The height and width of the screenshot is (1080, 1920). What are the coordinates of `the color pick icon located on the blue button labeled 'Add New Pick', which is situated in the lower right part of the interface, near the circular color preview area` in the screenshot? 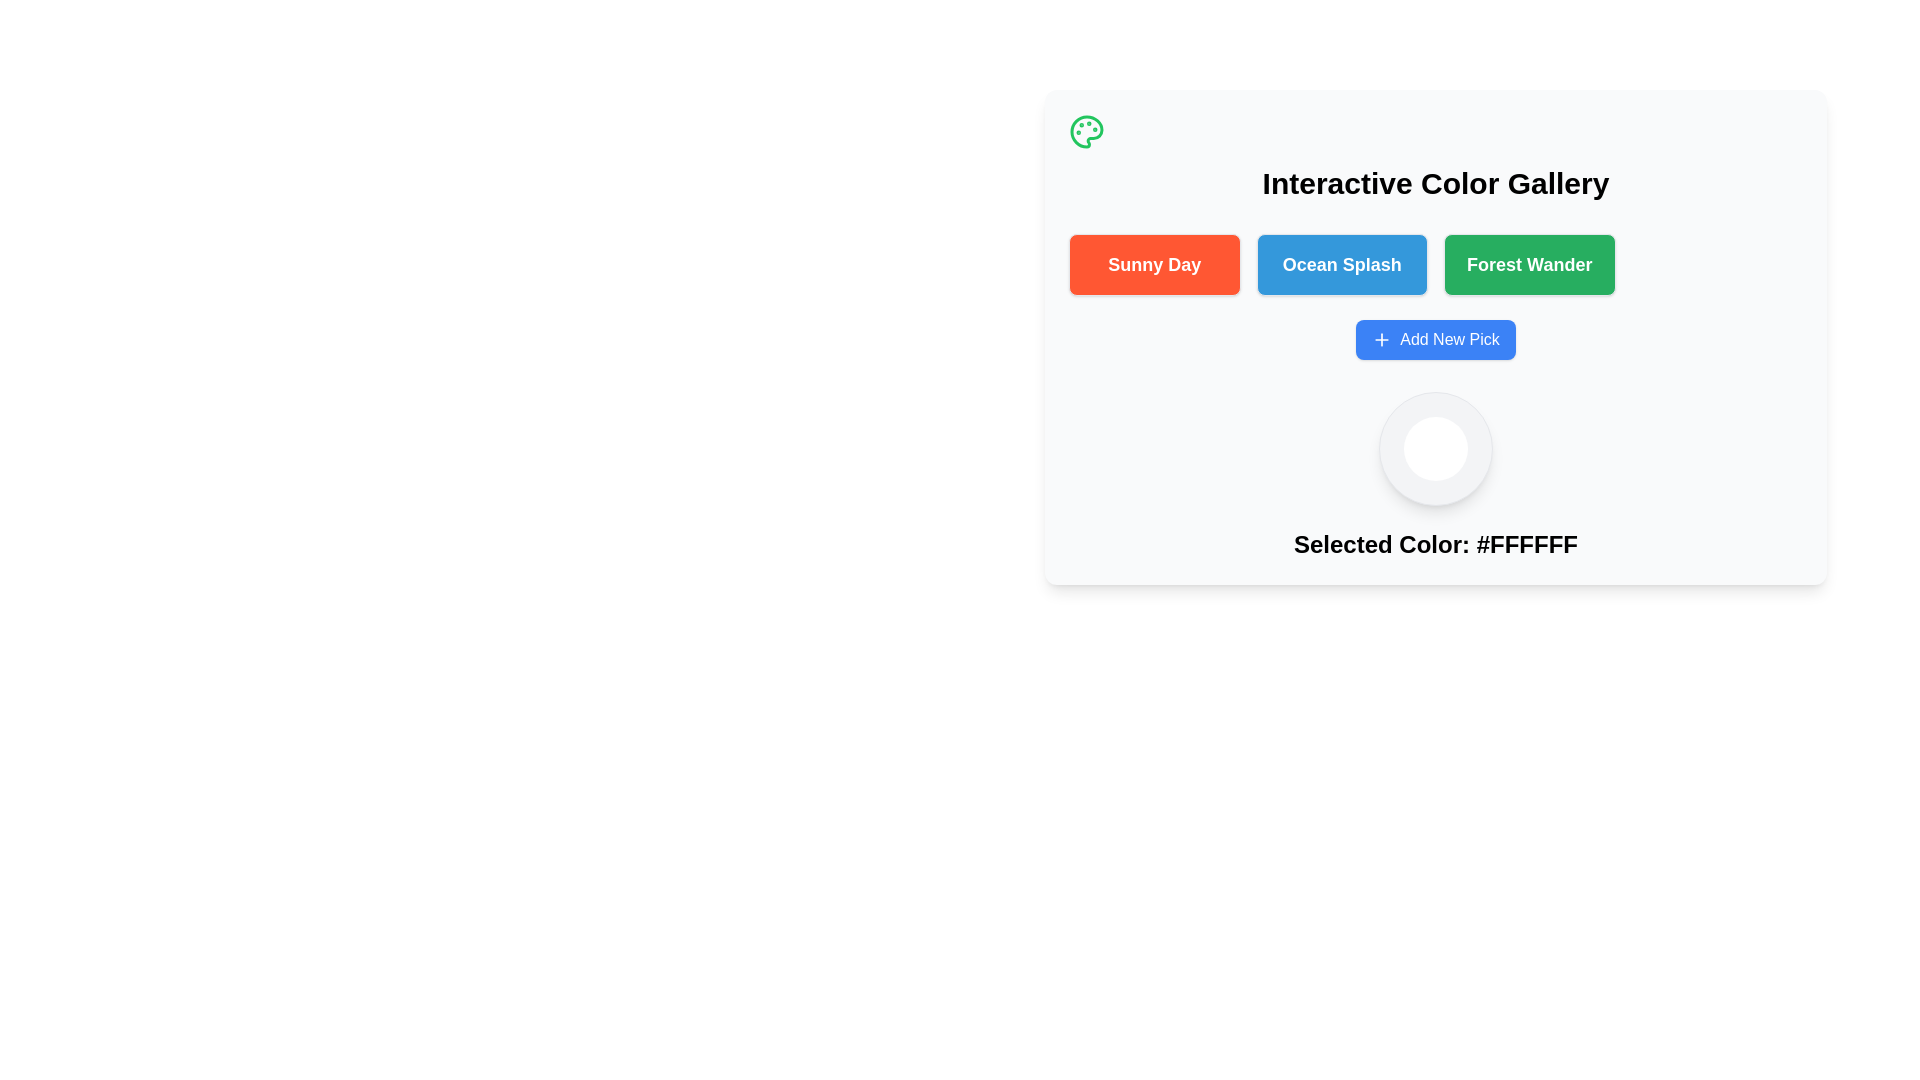 It's located at (1381, 338).